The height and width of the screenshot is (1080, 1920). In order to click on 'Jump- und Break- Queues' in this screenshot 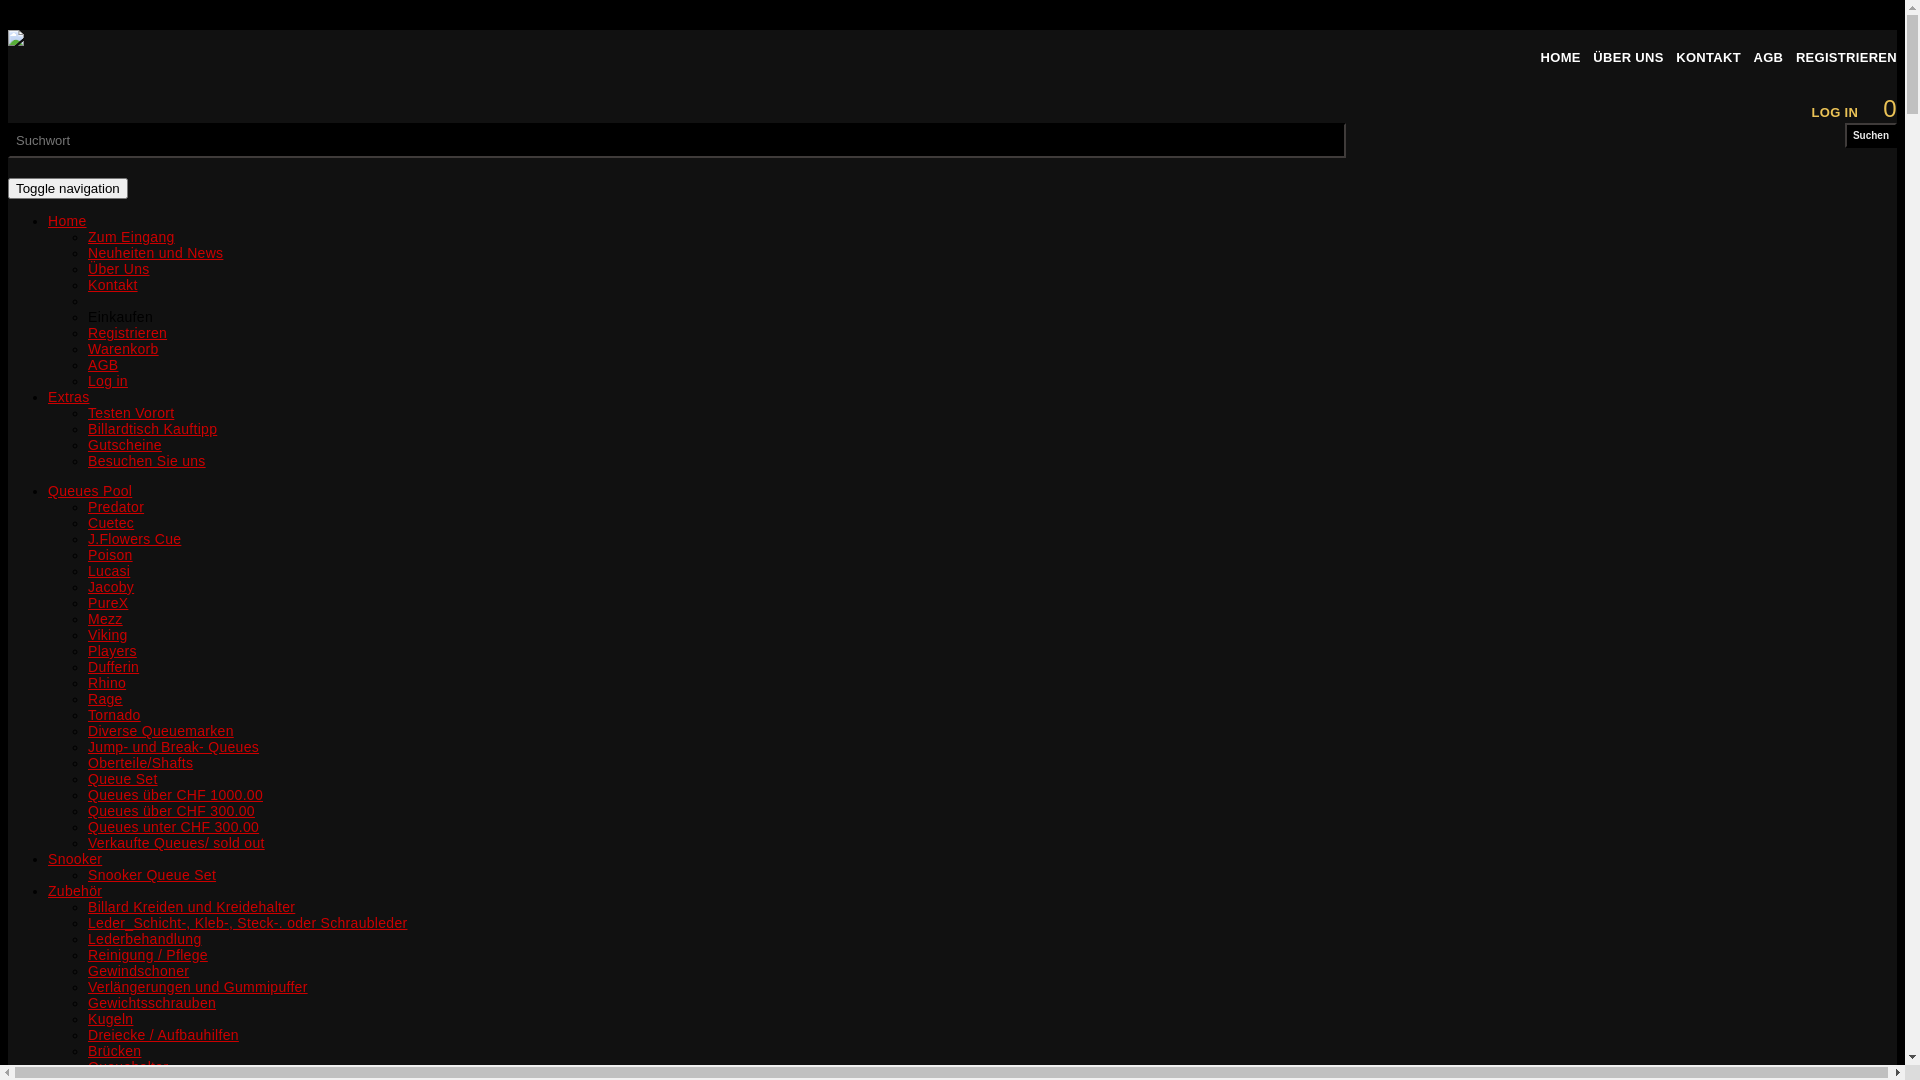, I will do `click(86, 747)`.